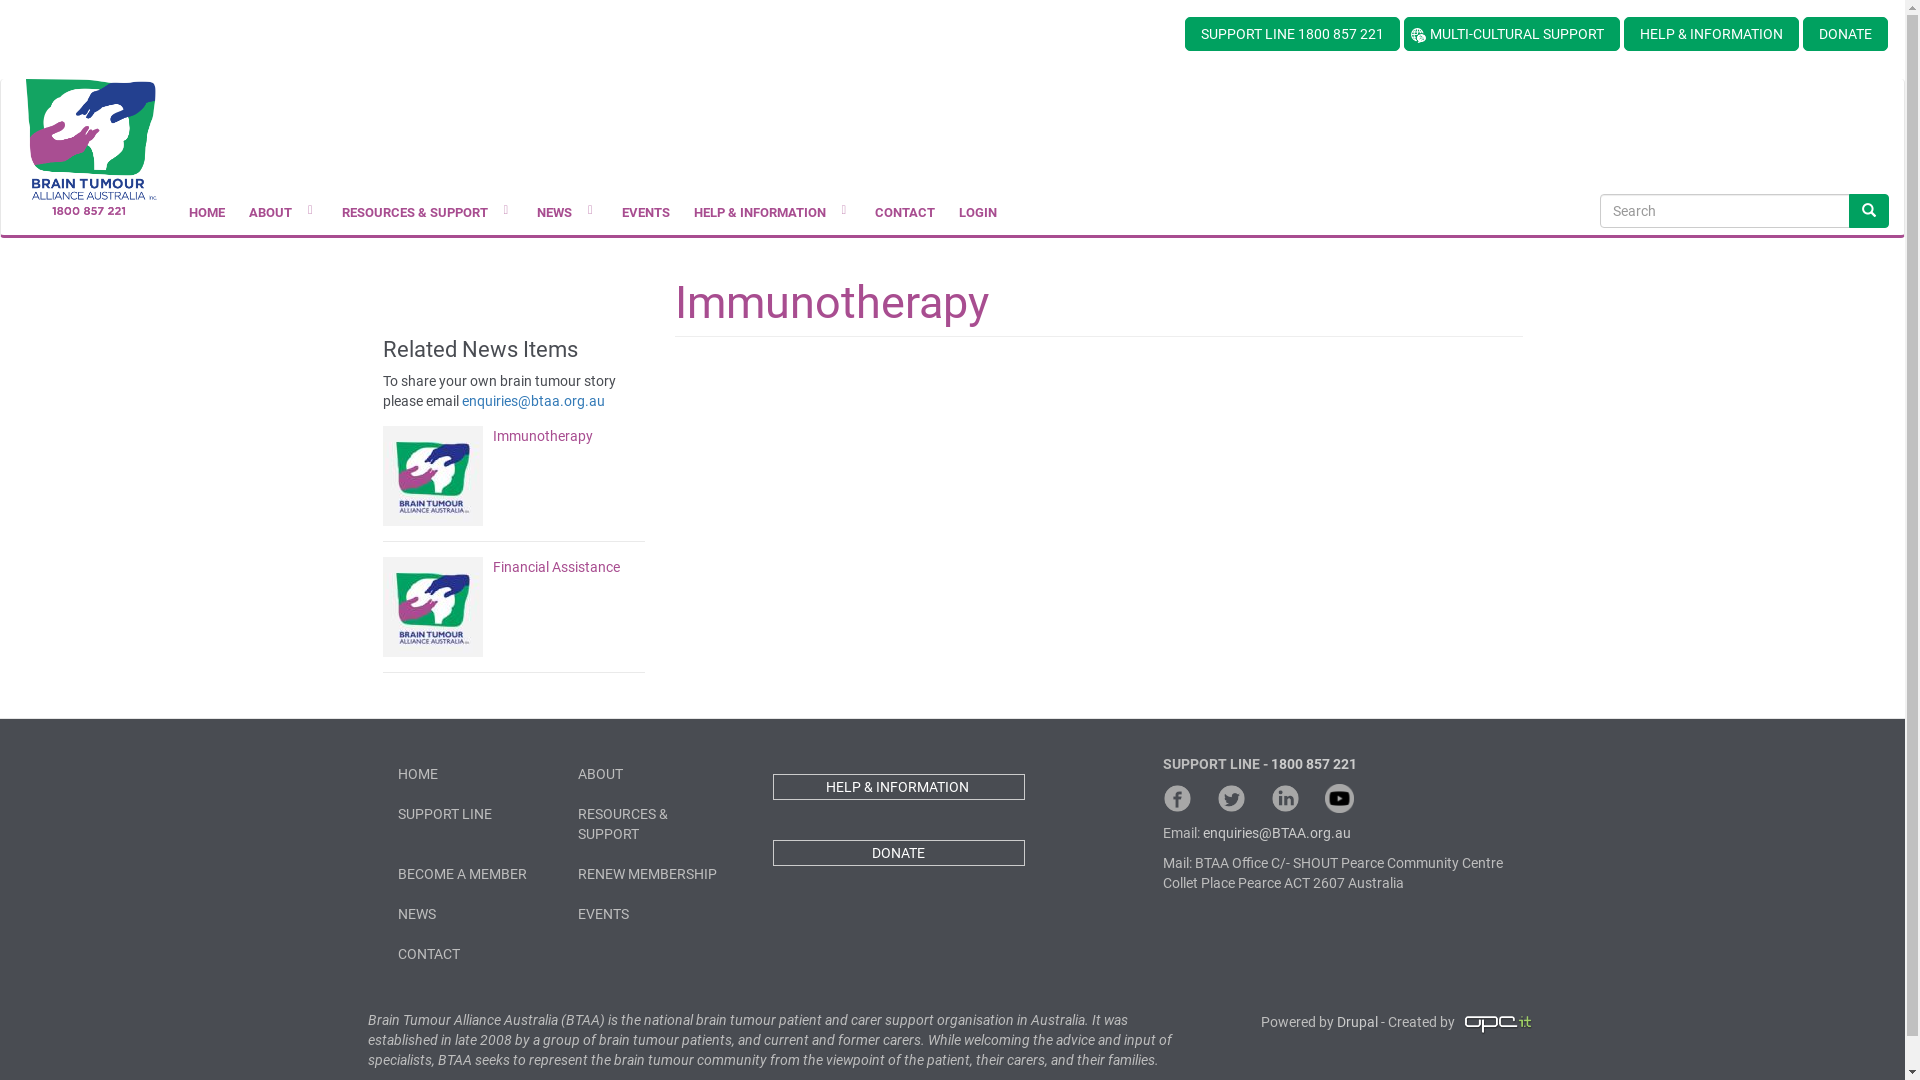 This screenshot has height=1080, width=1920. Describe the element at coordinates (1867, 211) in the screenshot. I see `'Search'` at that location.